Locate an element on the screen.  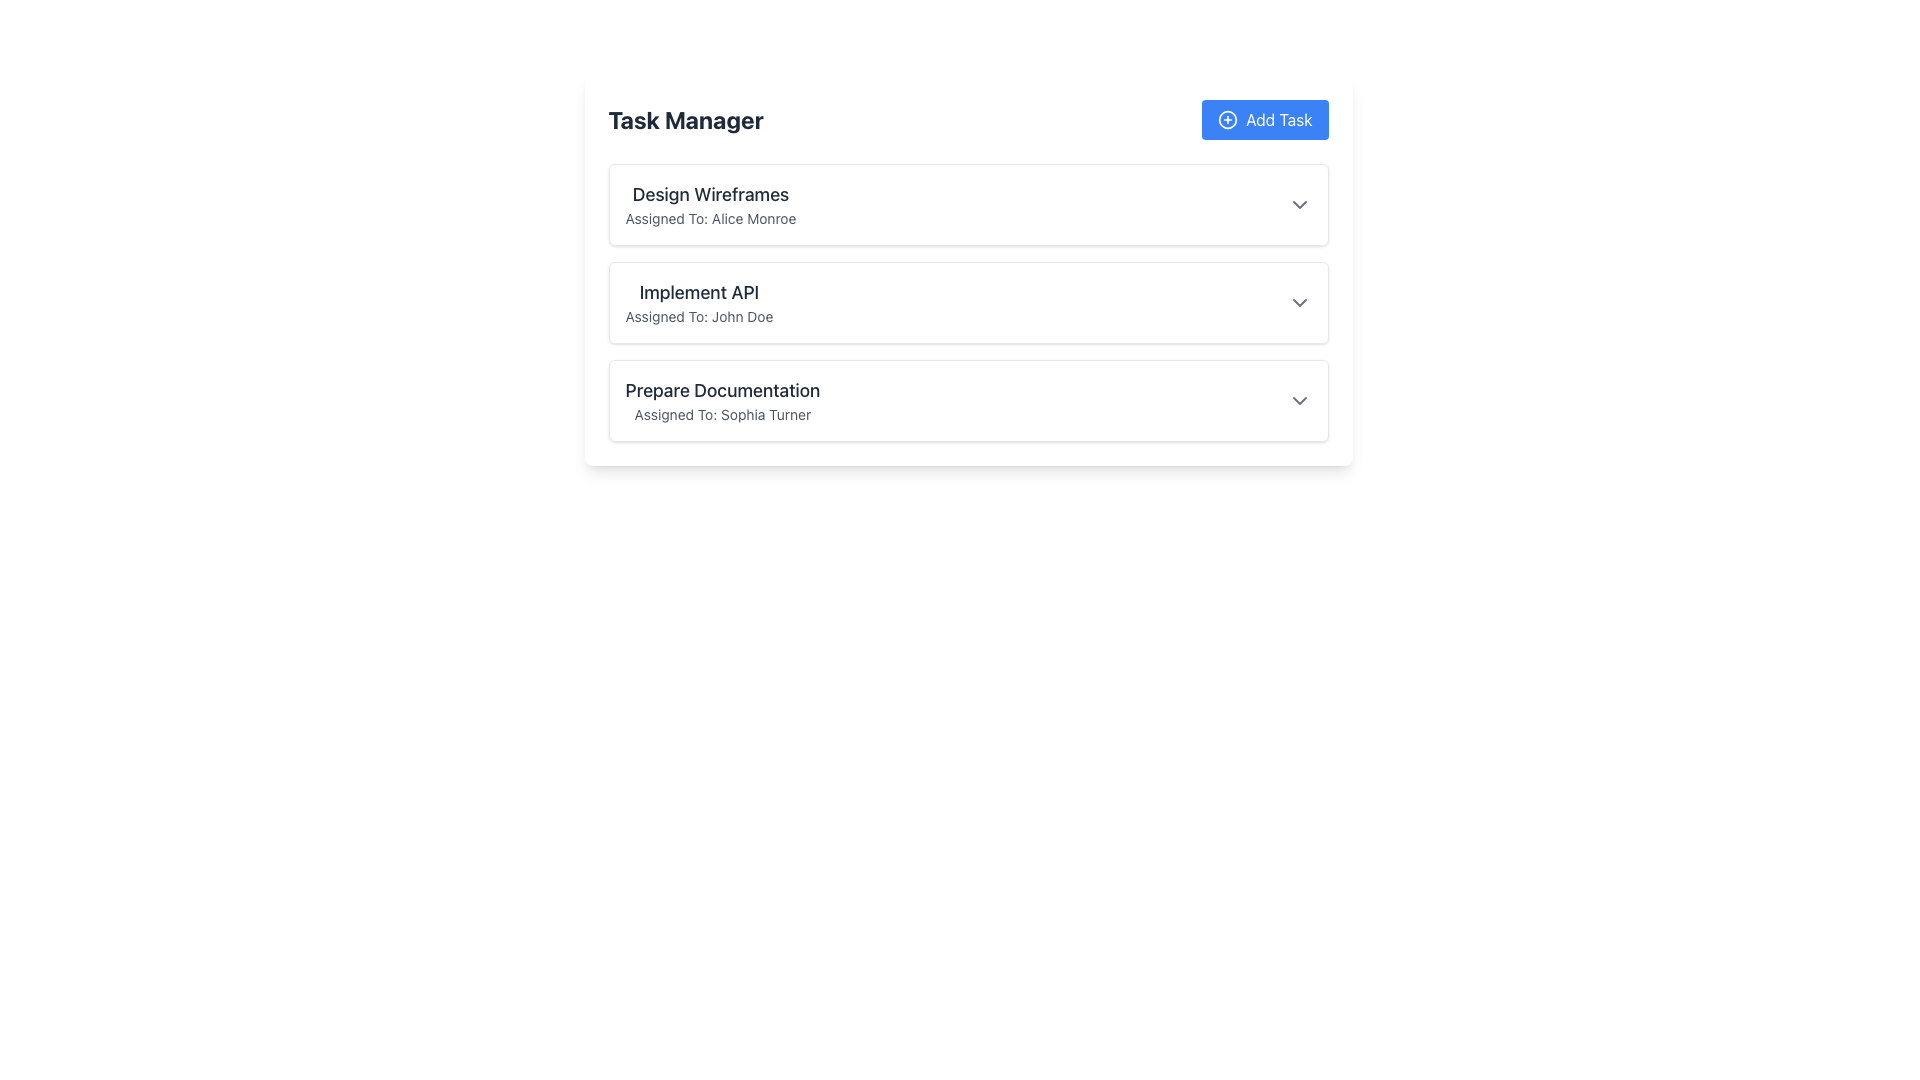
the 'Design Wireframes' task card located at the top-left of the Task Manager section for more options is located at coordinates (968, 204).